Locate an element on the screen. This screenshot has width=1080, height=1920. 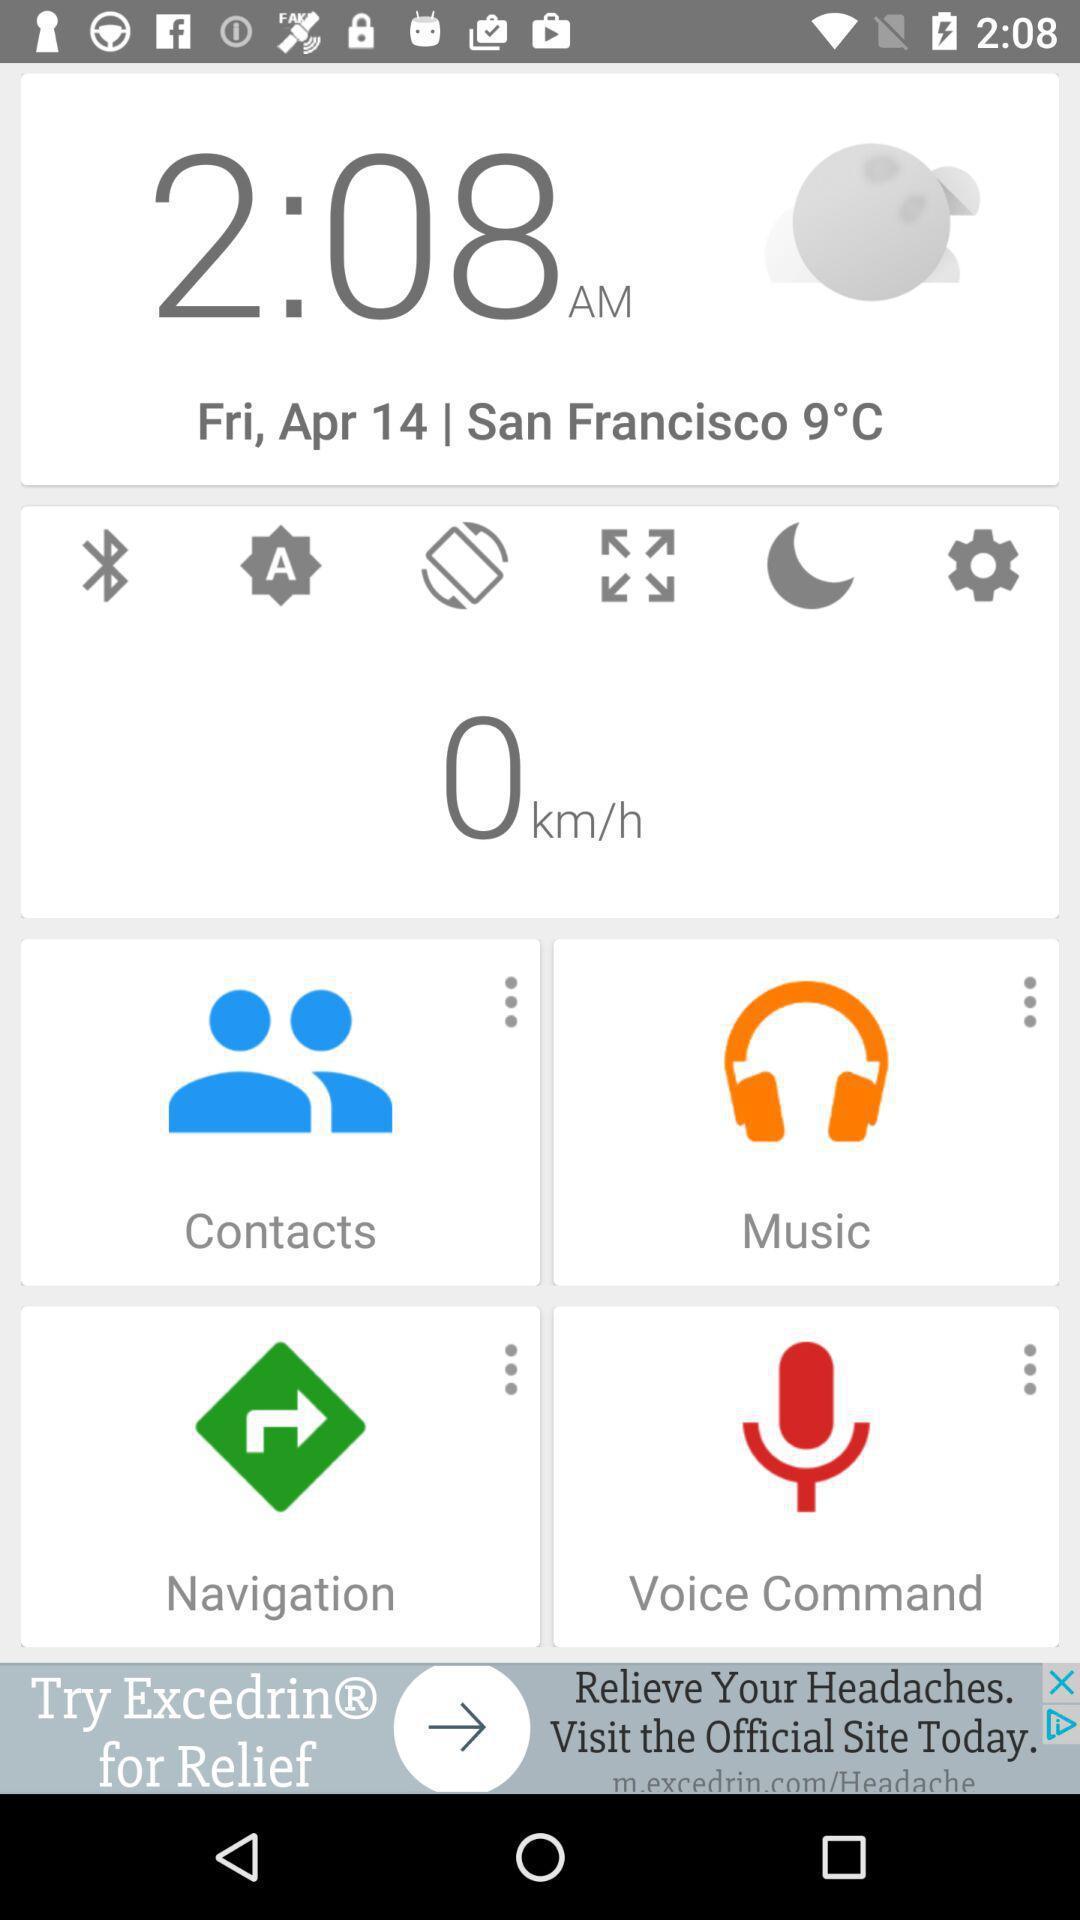
icone is located at coordinates (540, 1727).